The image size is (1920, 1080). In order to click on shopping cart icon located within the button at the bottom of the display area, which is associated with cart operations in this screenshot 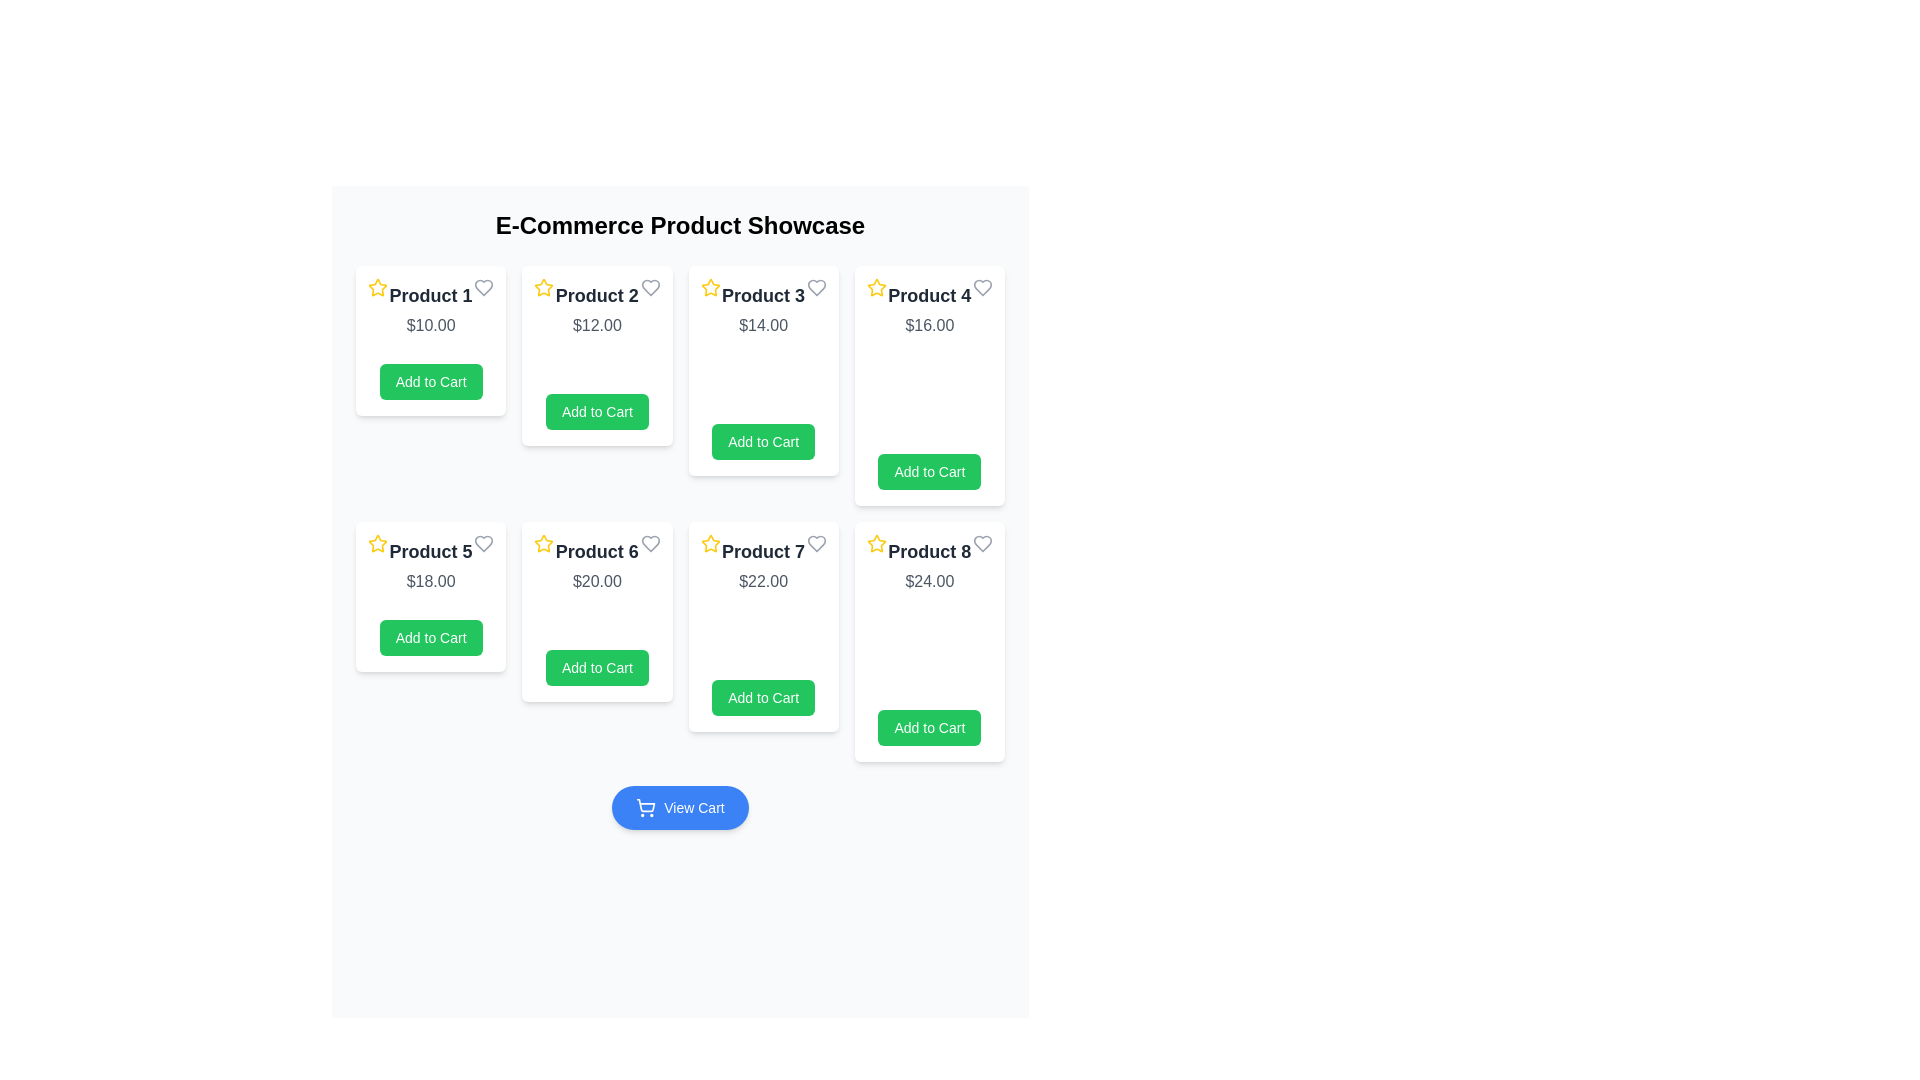, I will do `click(646, 806)`.